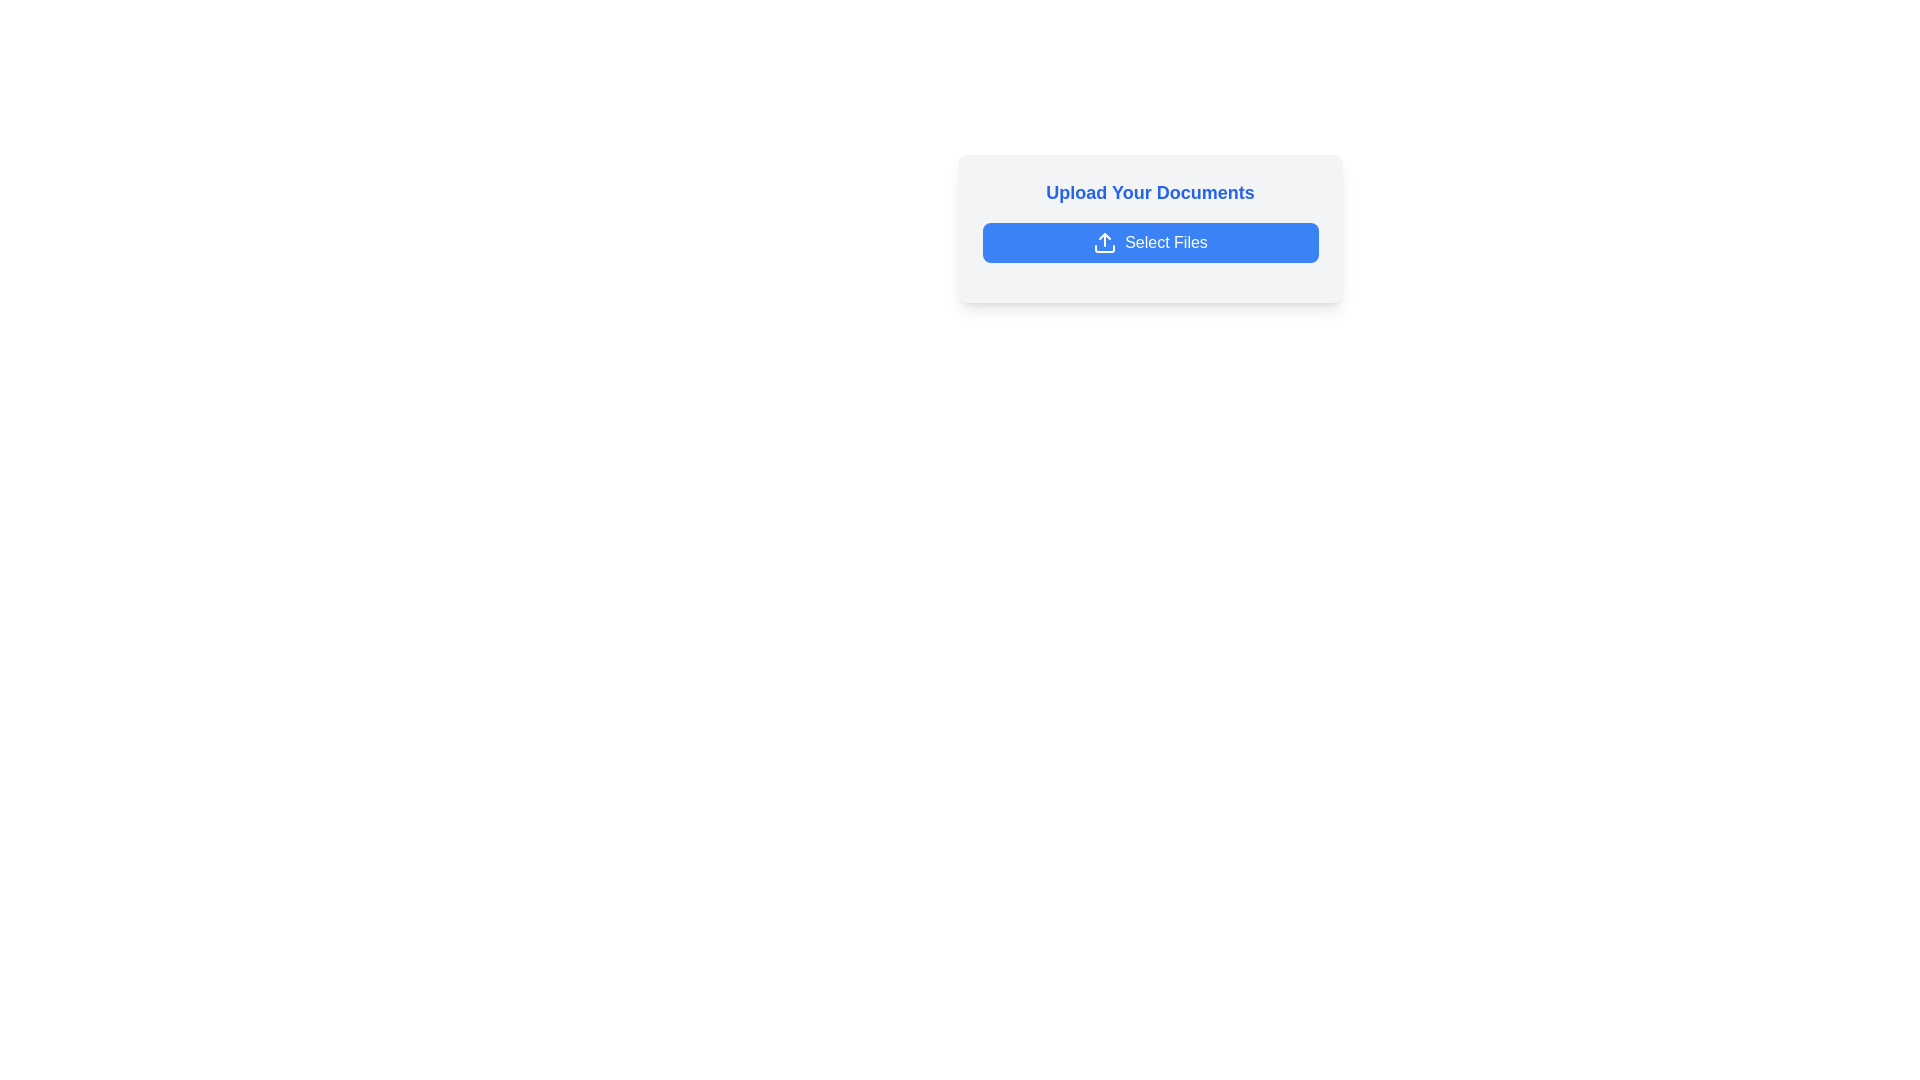  I want to click on the file selection button located below the header text 'Upload Your Documents' in the card-like component to change its background color, so click(1150, 242).